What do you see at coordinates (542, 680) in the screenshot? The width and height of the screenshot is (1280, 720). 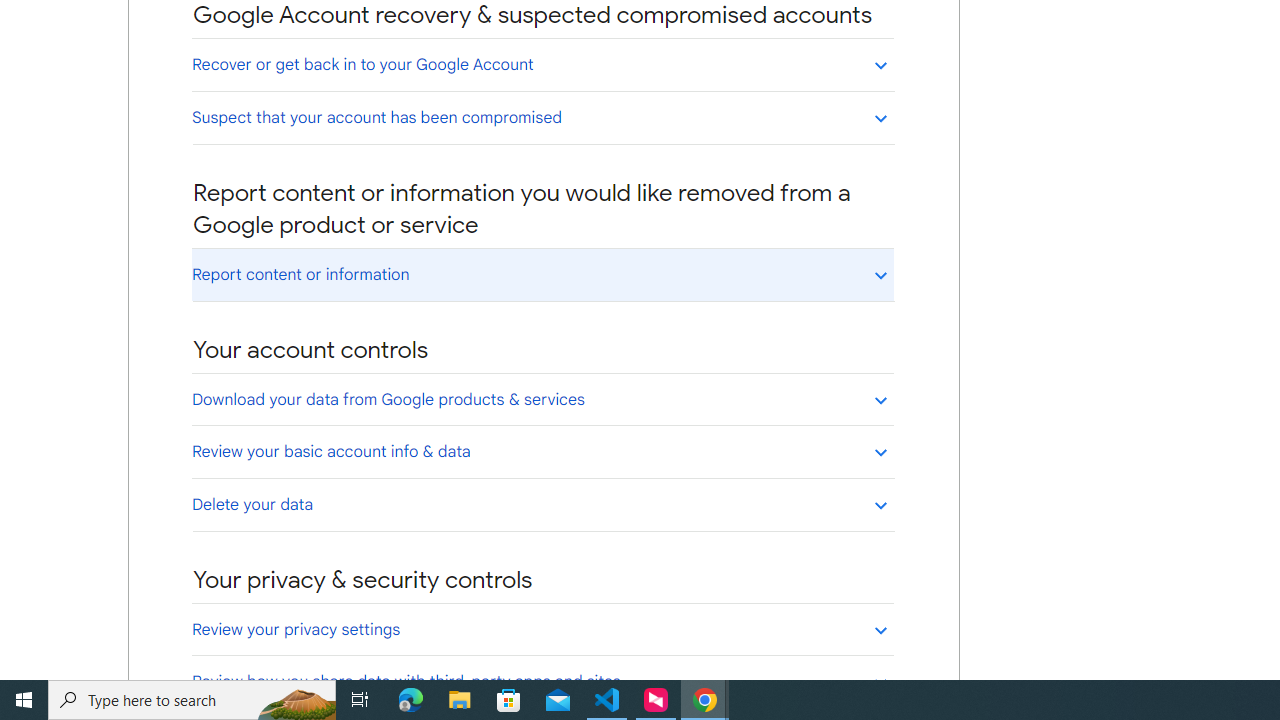 I see `'Review how you share data with third-party apps and sites'` at bounding box center [542, 680].